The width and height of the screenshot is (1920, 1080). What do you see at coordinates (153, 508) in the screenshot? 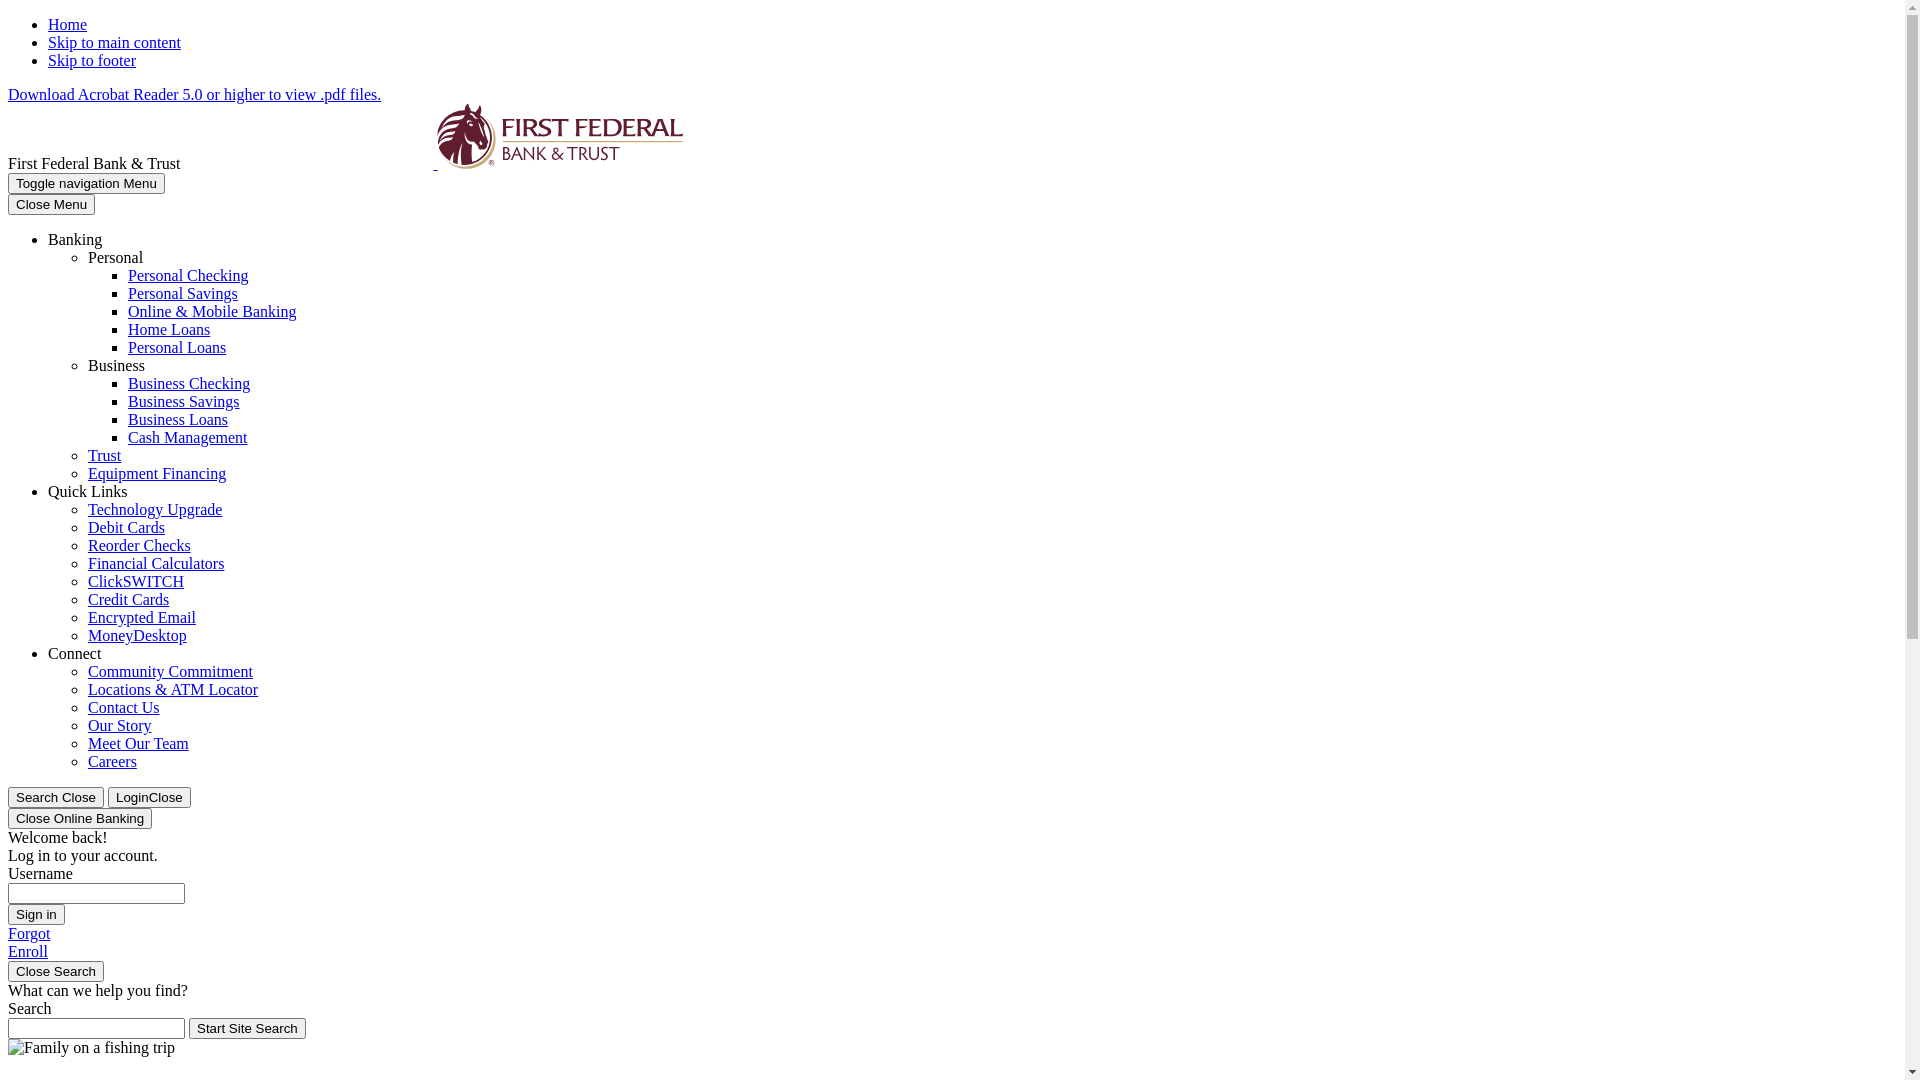
I see `'Technology Upgrade'` at bounding box center [153, 508].